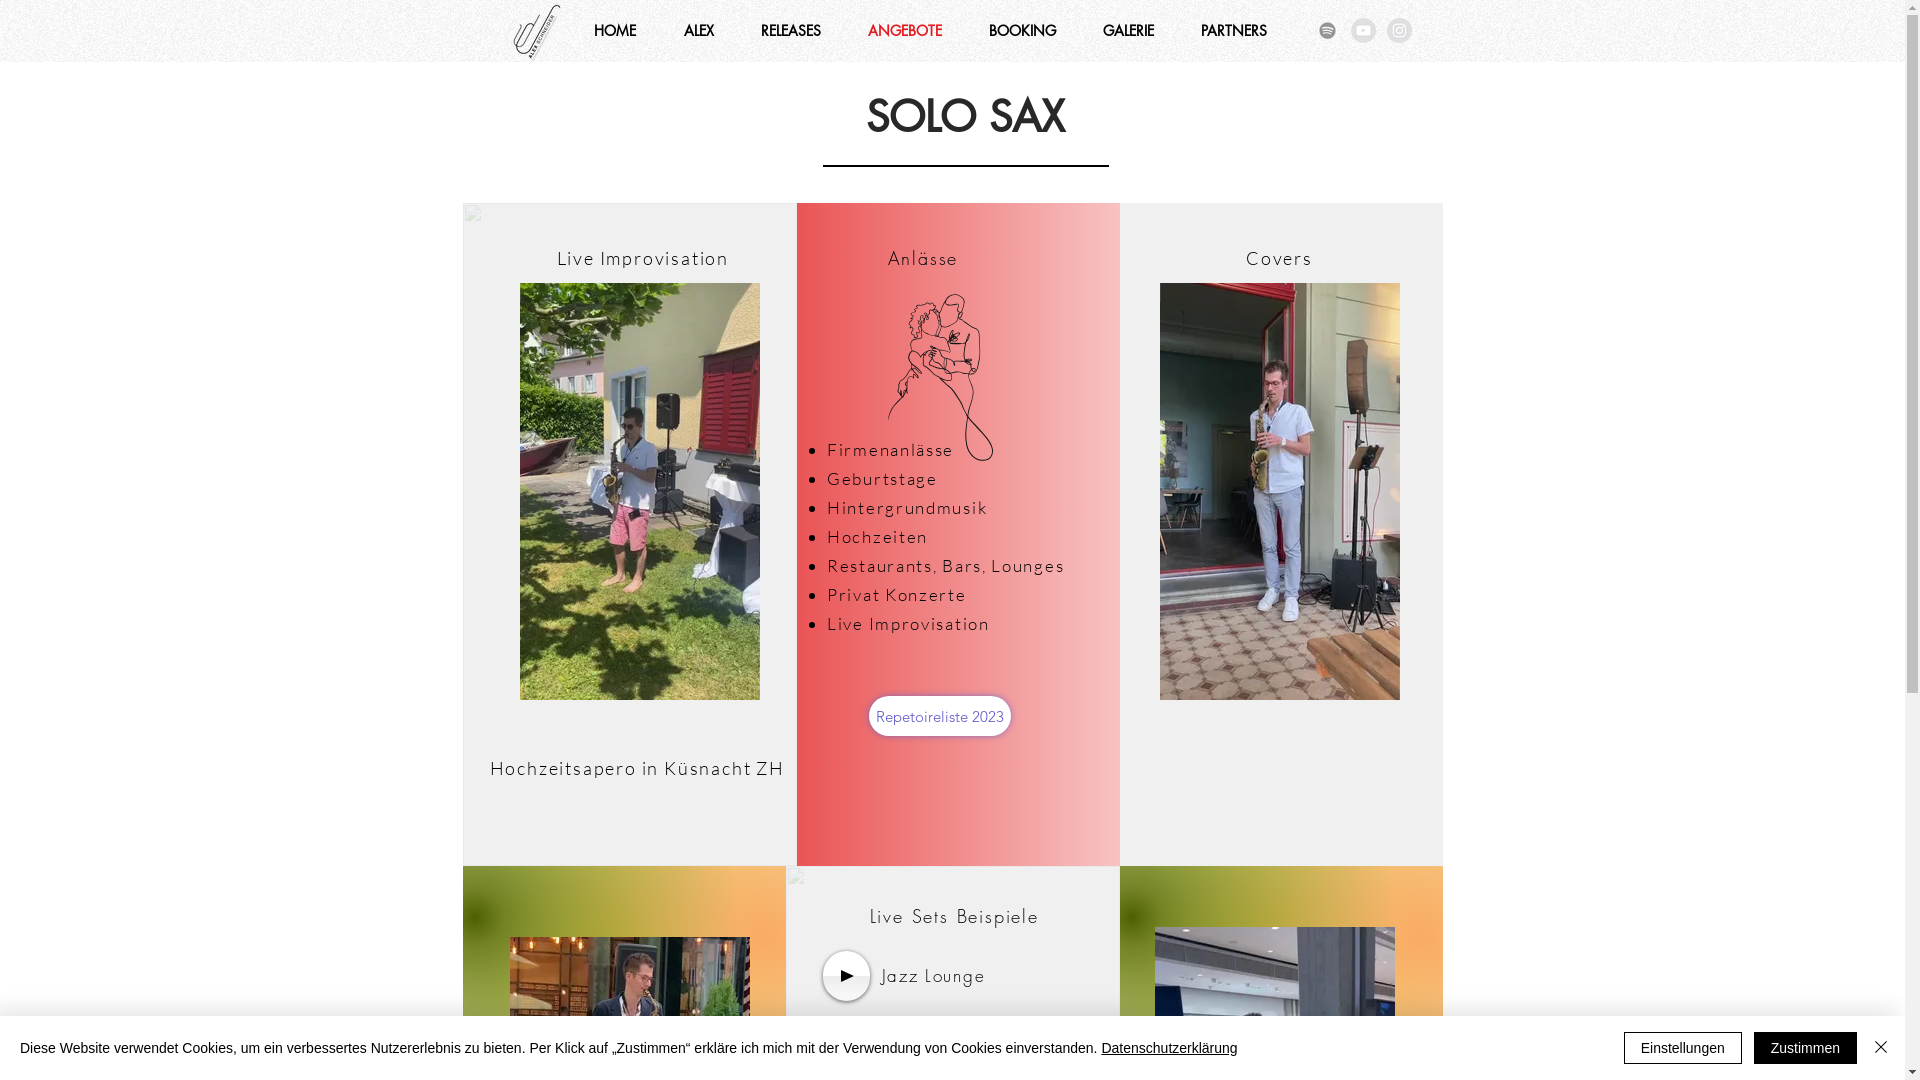 Image resolution: width=1920 pixels, height=1080 pixels. What do you see at coordinates (699, 30) in the screenshot?
I see `'ALEX'` at bounding box center [699, 30].